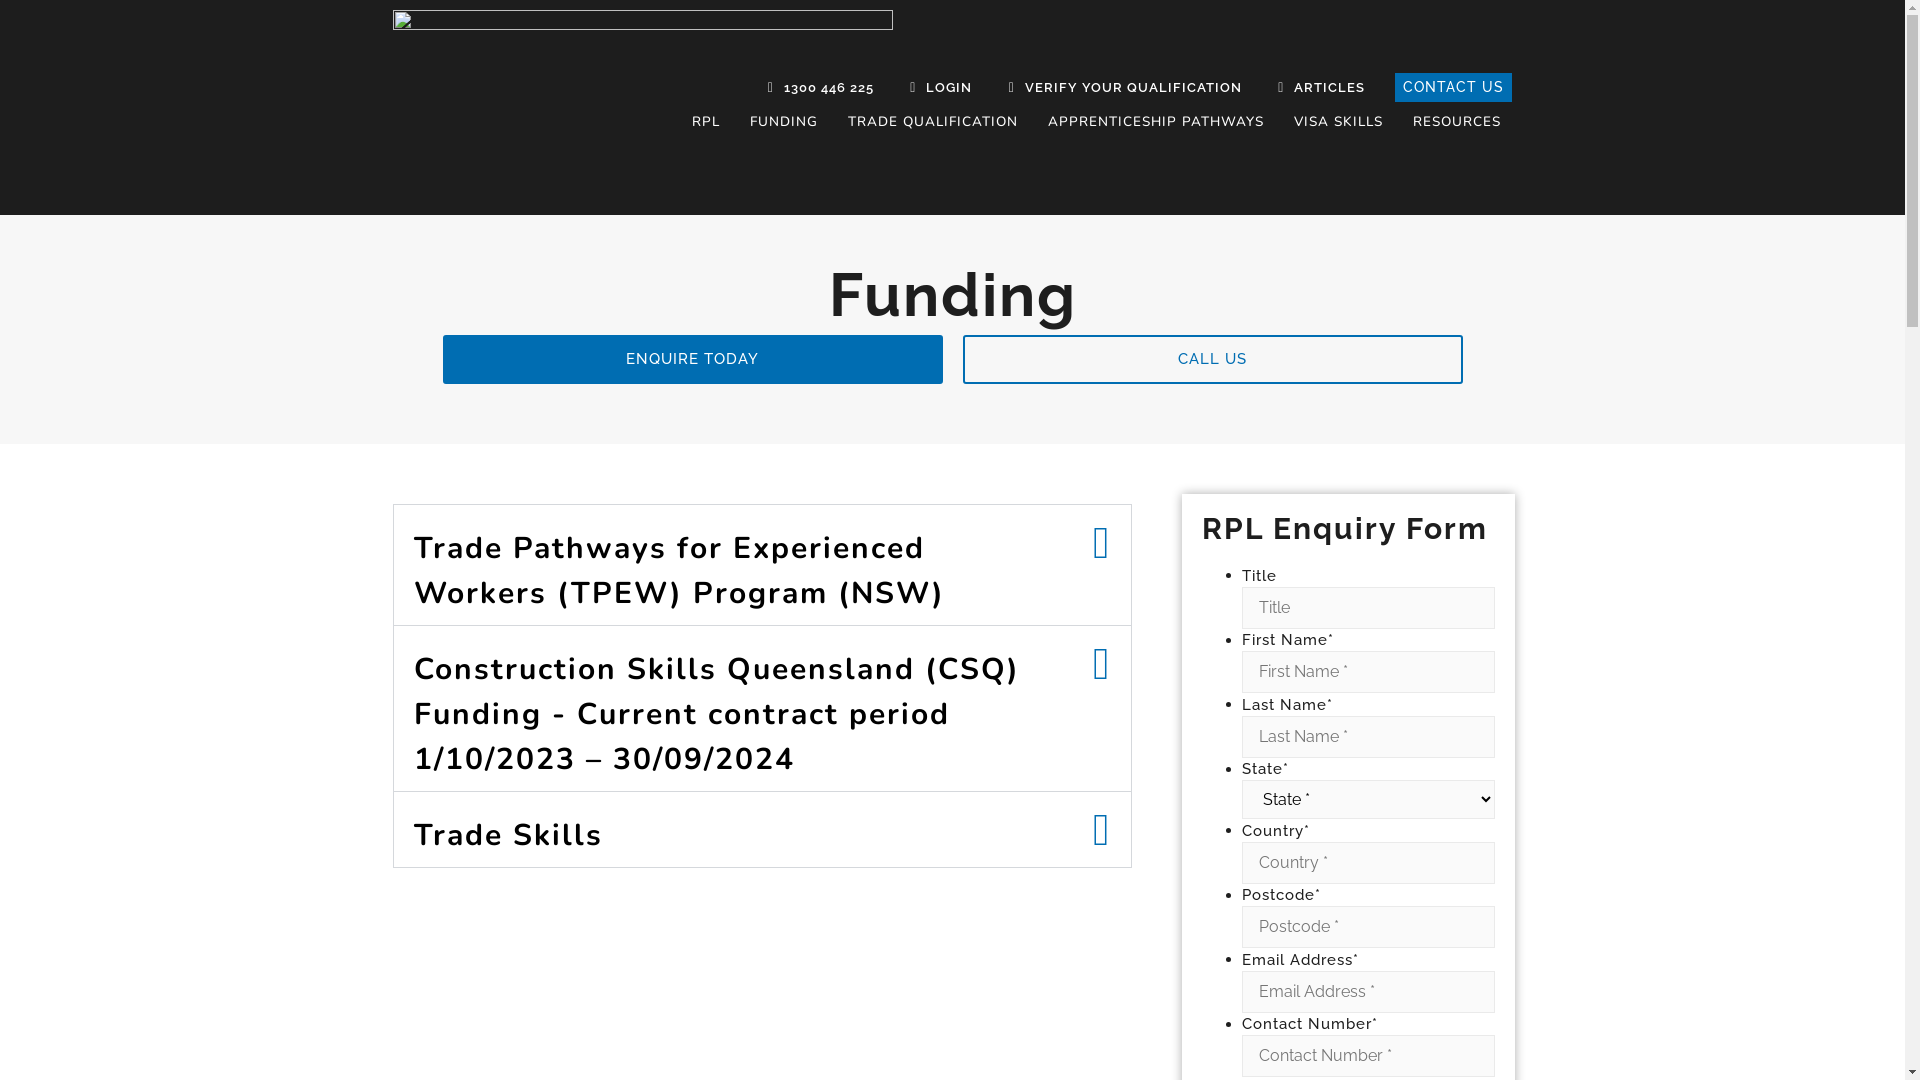 This screenshot has height=1080, width=1920. Describe the element at coordinates (1316, 87) in the screenshot. I see `'ARTICLES'` at that location.